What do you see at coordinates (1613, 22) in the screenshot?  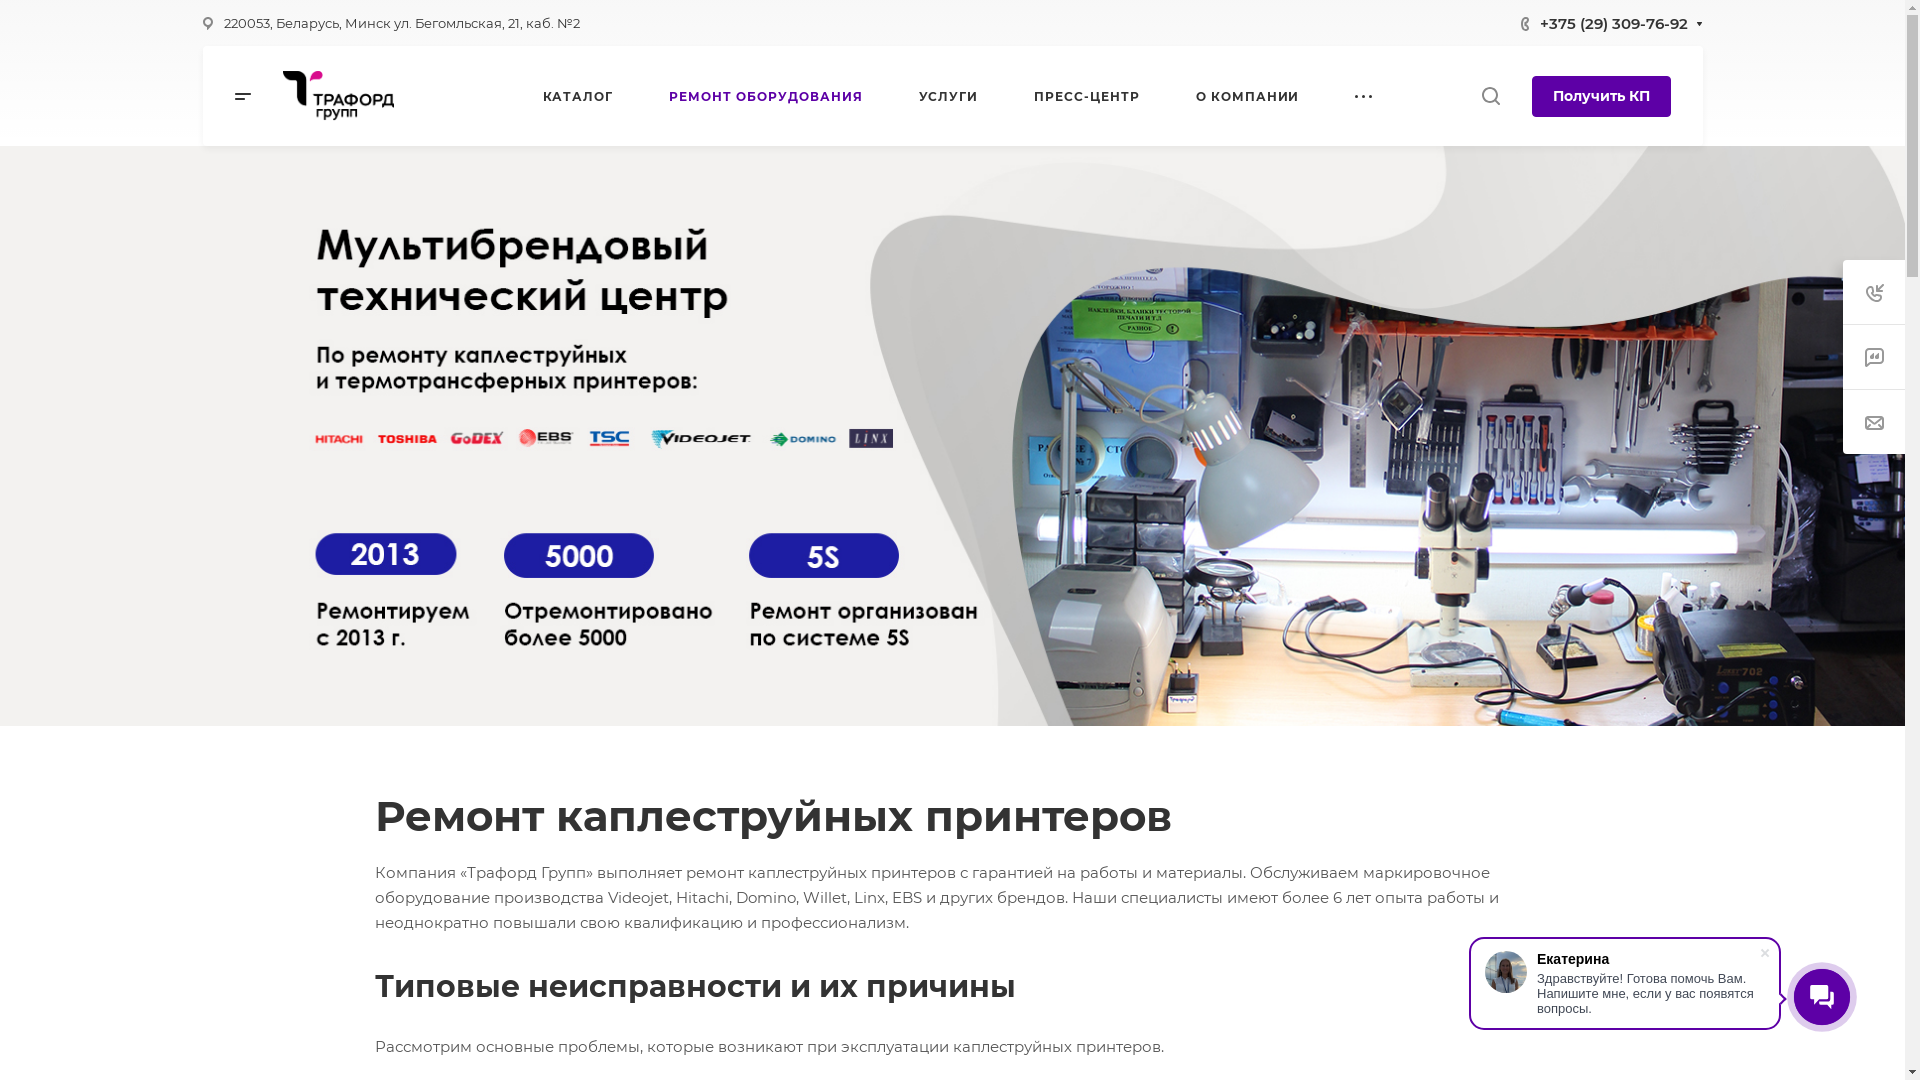 I see `'+375 (29) 309-76-92'` at bounding box center [1613, 22].